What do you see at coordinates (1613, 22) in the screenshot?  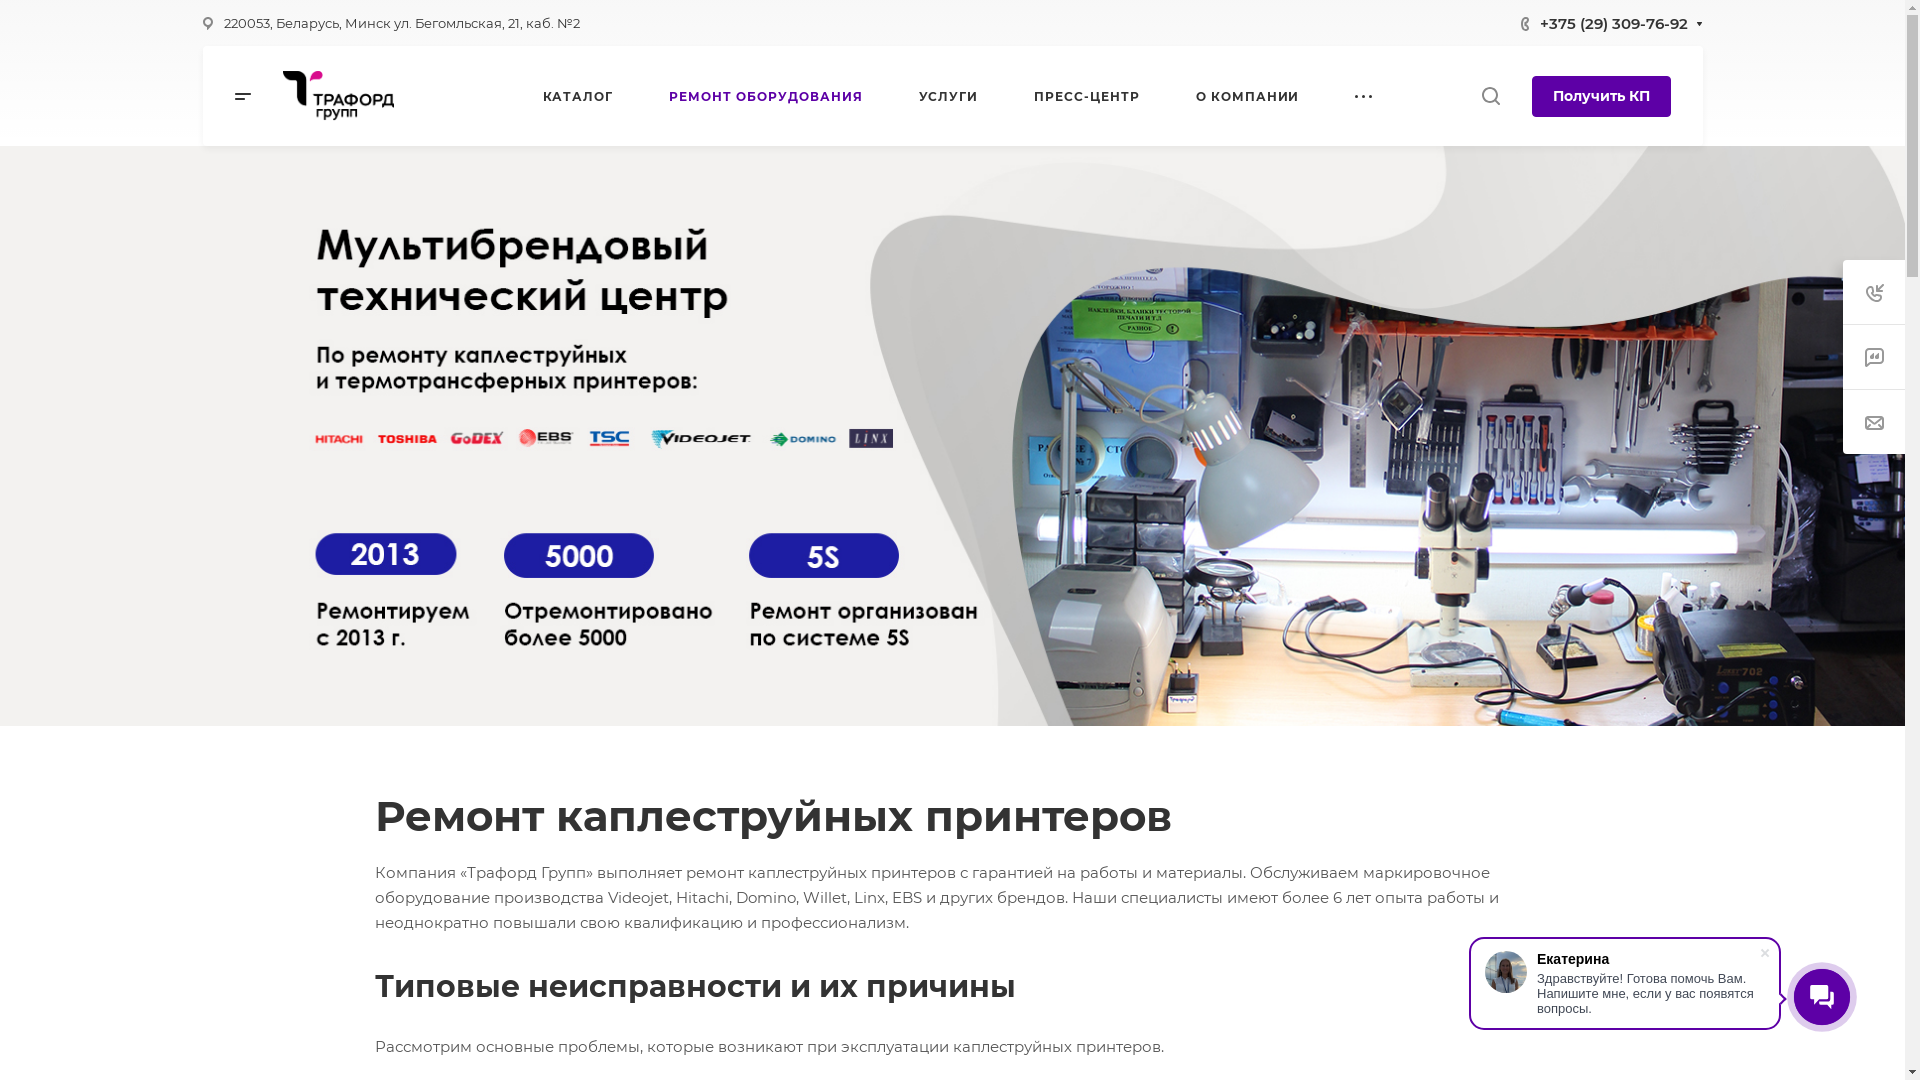 I see `'+375 (29) 309-76-92'` at bounding box center [1613, 22].